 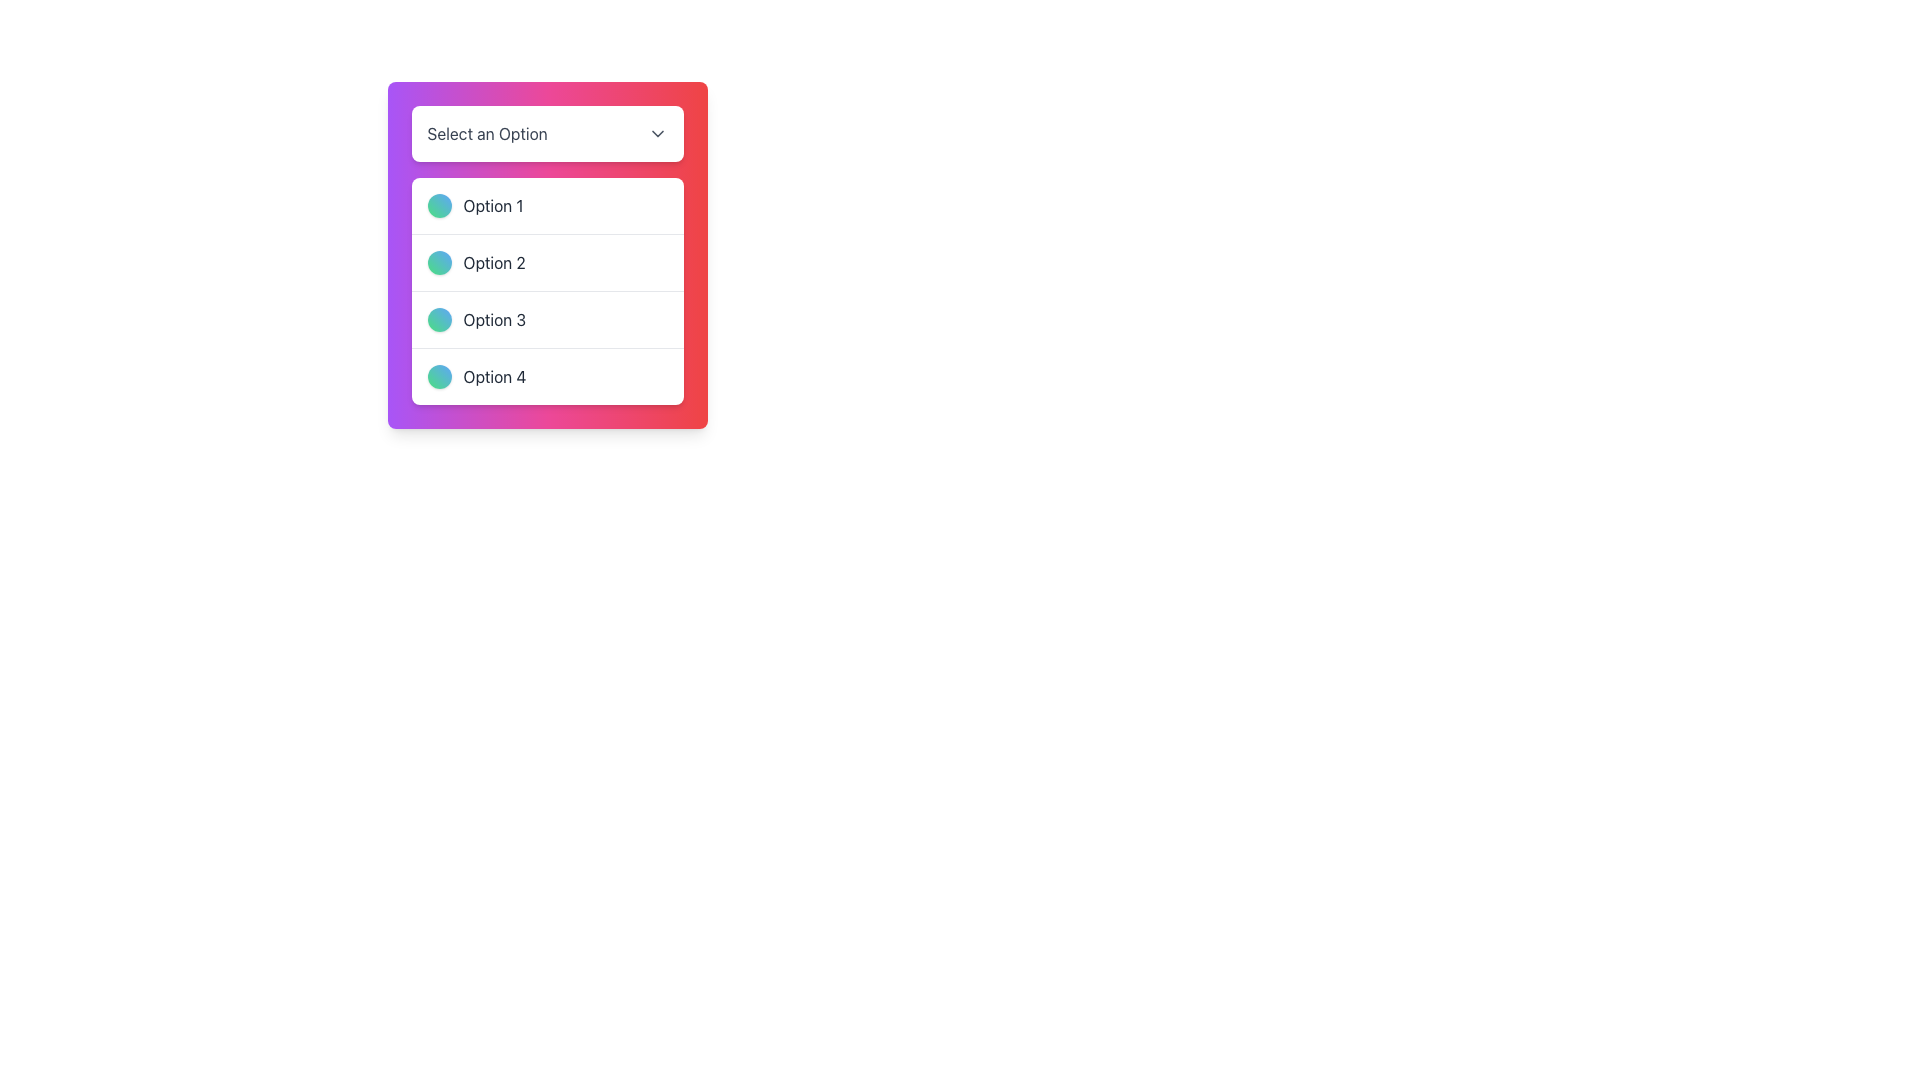 I want to click on the list item labeled 'Option 2' within the dropdown menu, so click(x=547, y=254).